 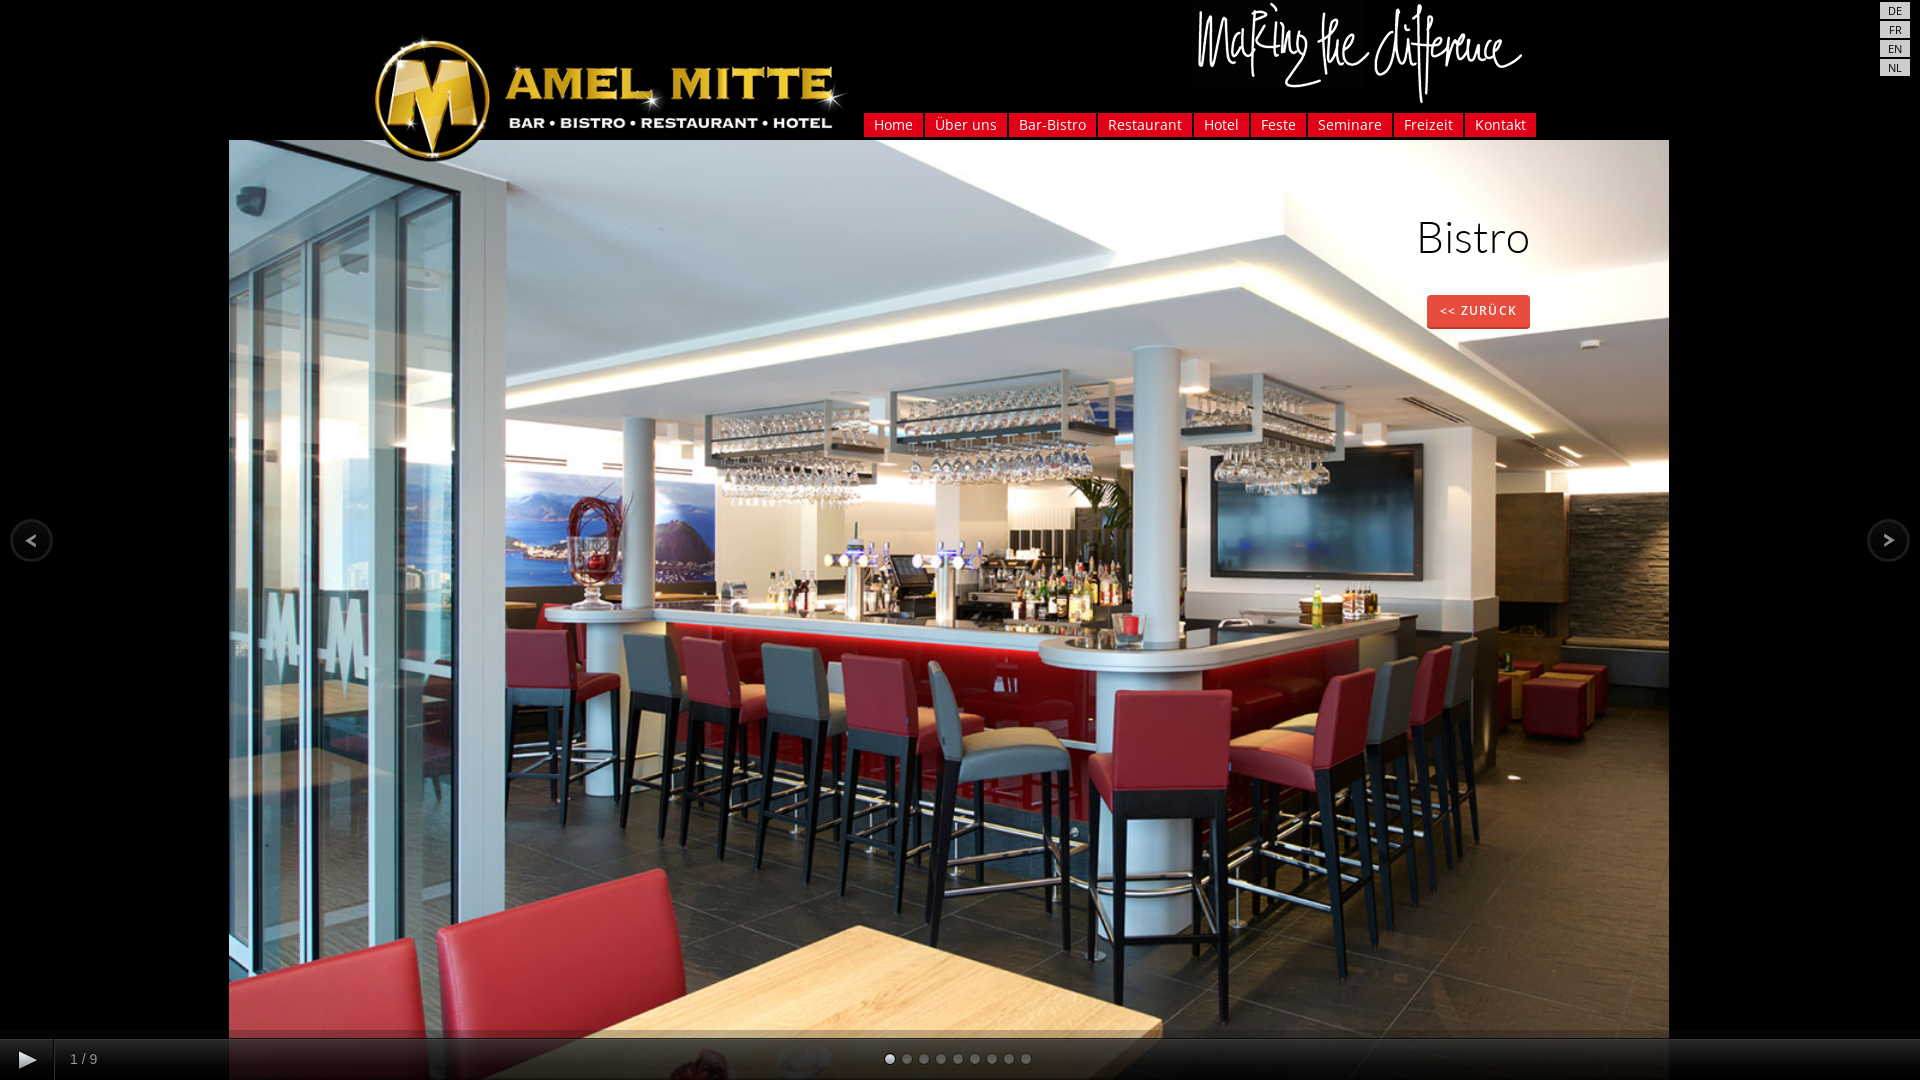 I want to click on 'Feste', so click(x=1248, y=124).